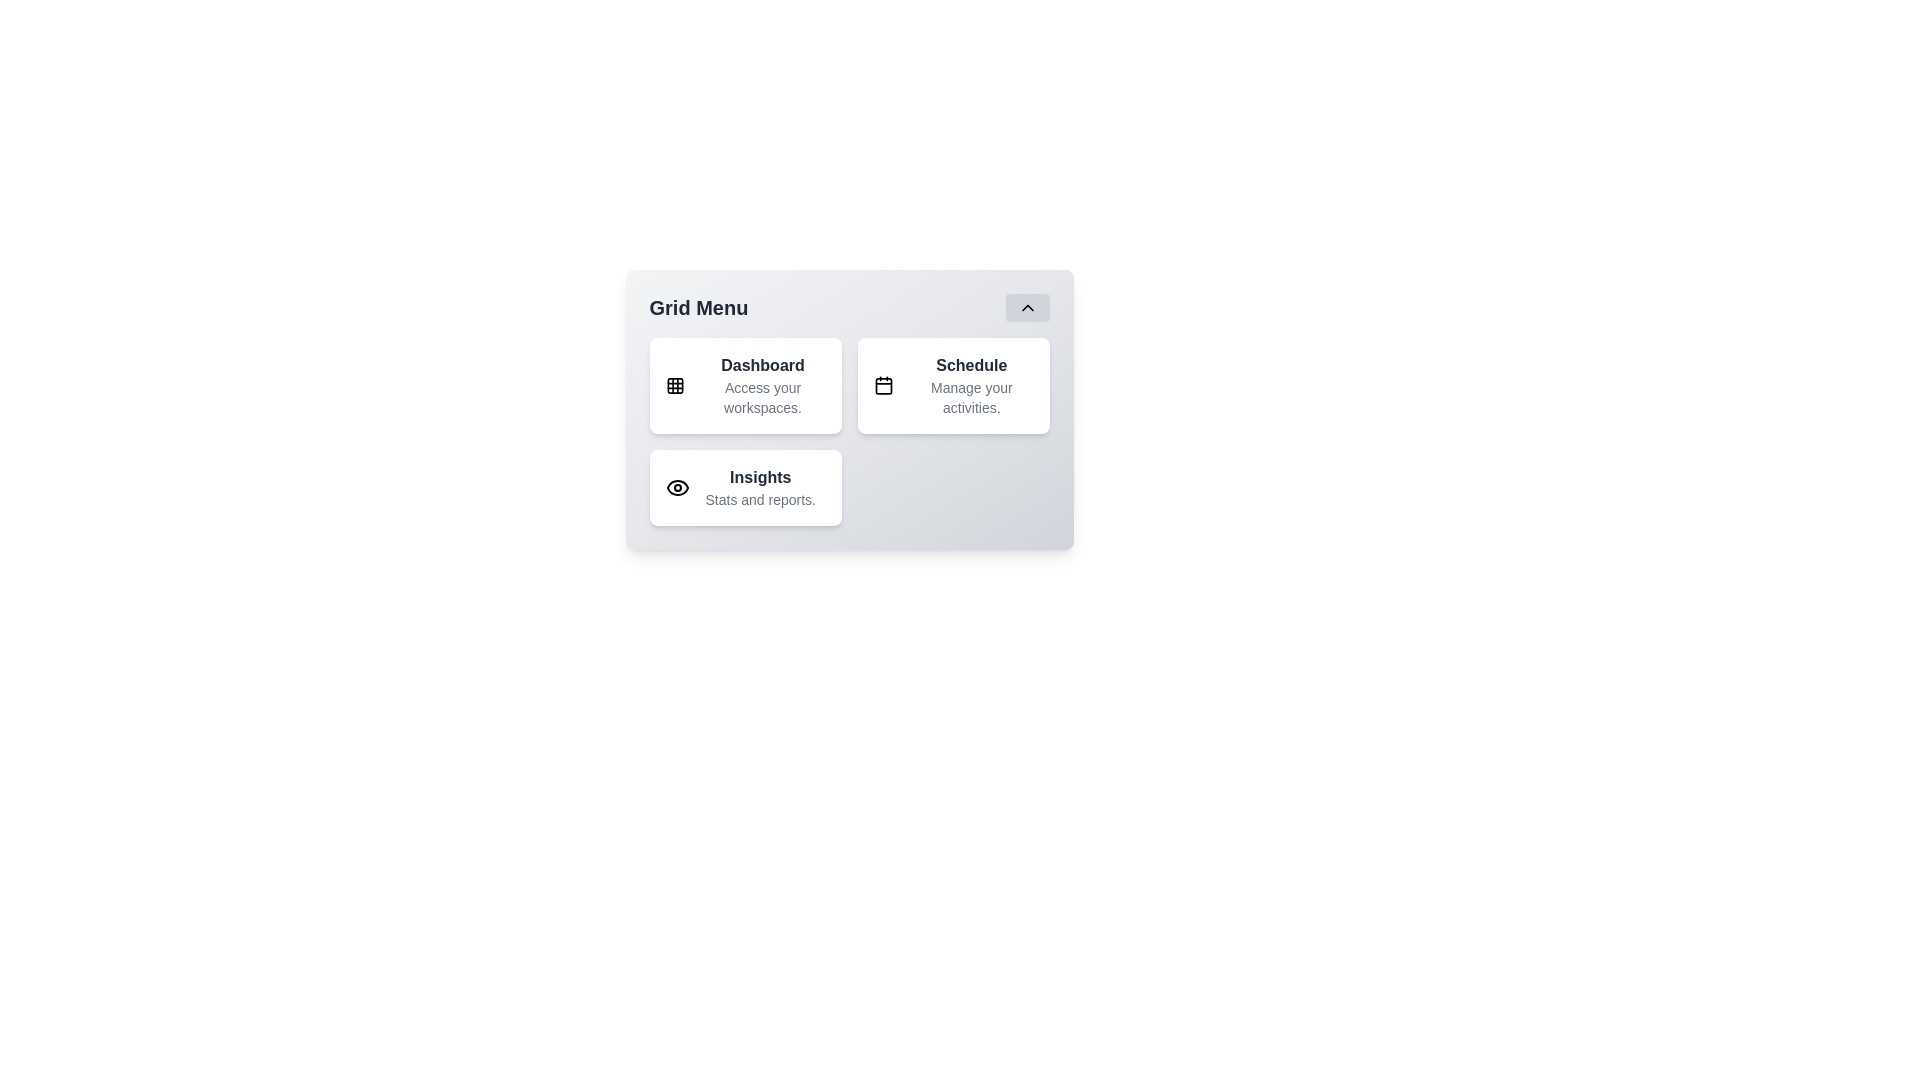 The height and width of the screenshot is (1080, 1920). What do you see at coordinates (1027, 308) in the screenshot?
I see `the chevron button to toggle the menu expansion state` at bounding box center [1027, 308].